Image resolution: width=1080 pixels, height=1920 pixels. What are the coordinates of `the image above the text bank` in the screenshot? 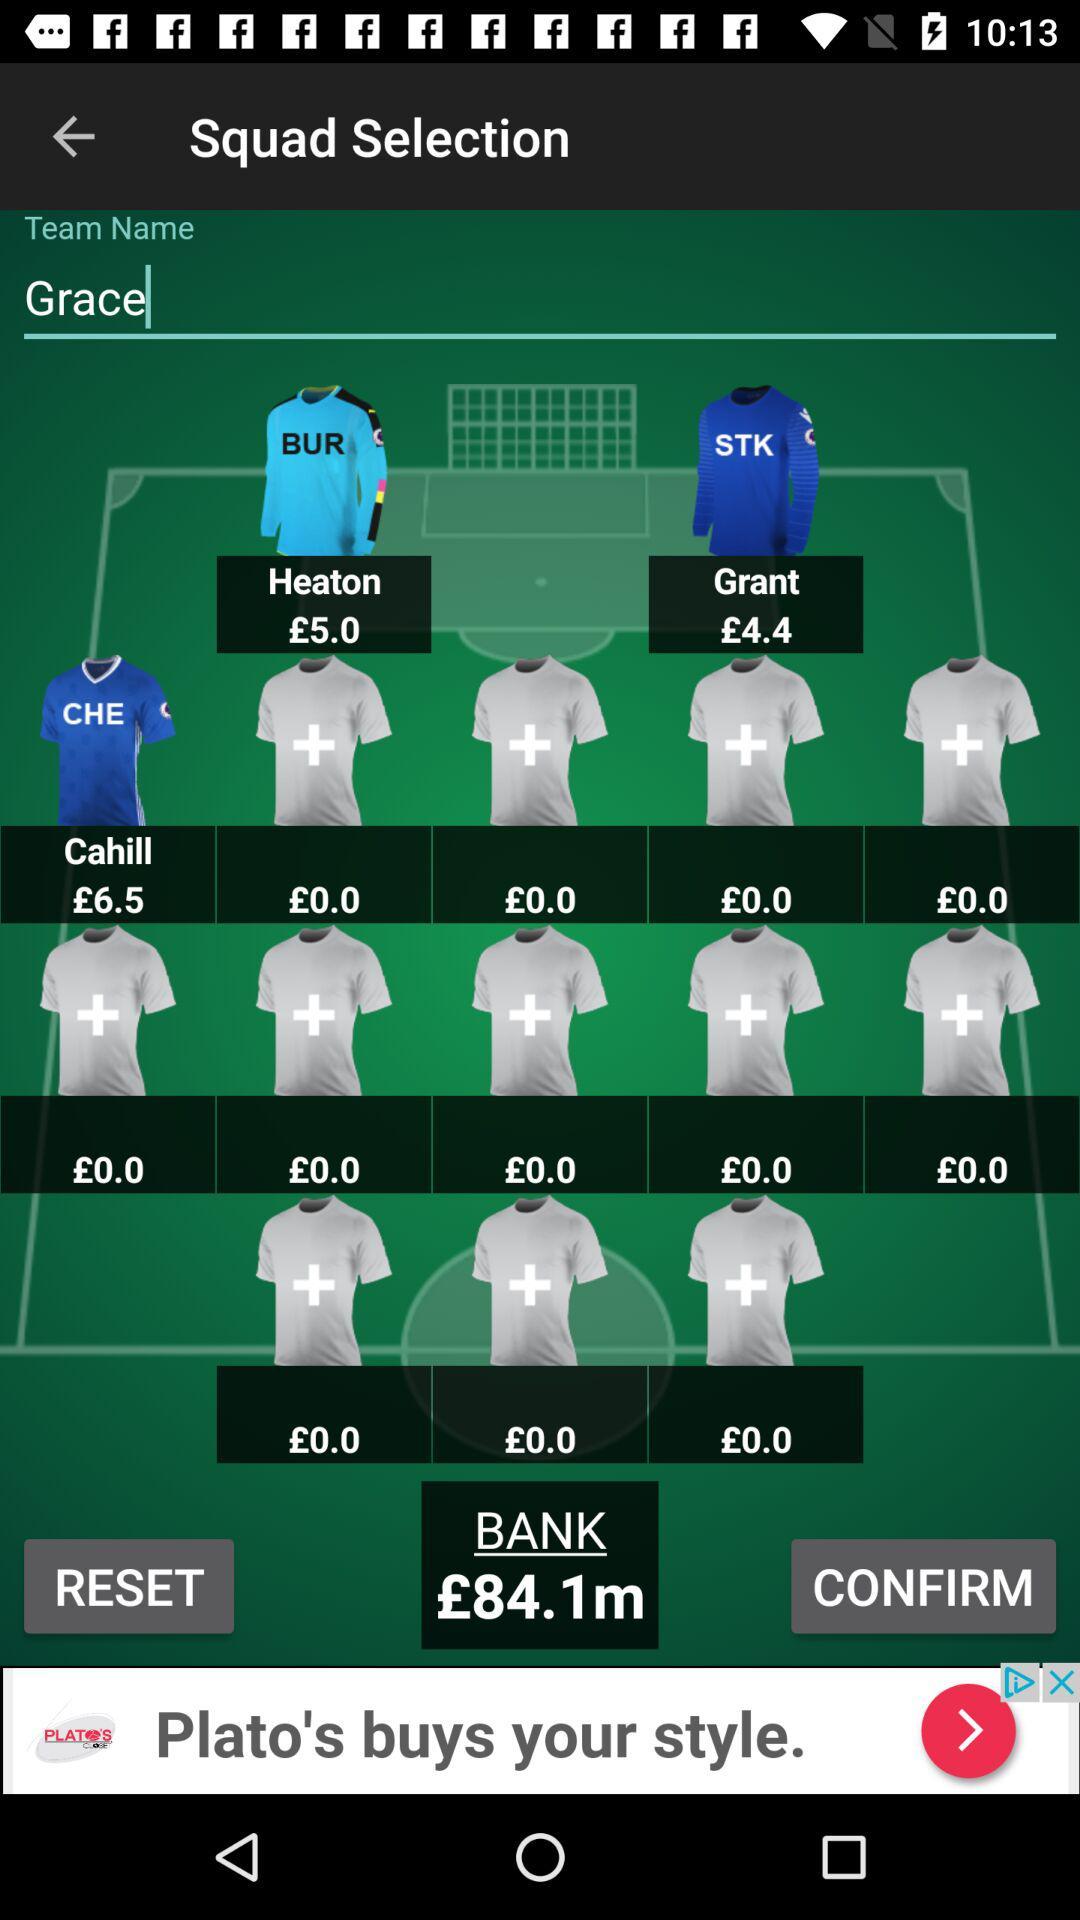 It's located at (540, 1280).